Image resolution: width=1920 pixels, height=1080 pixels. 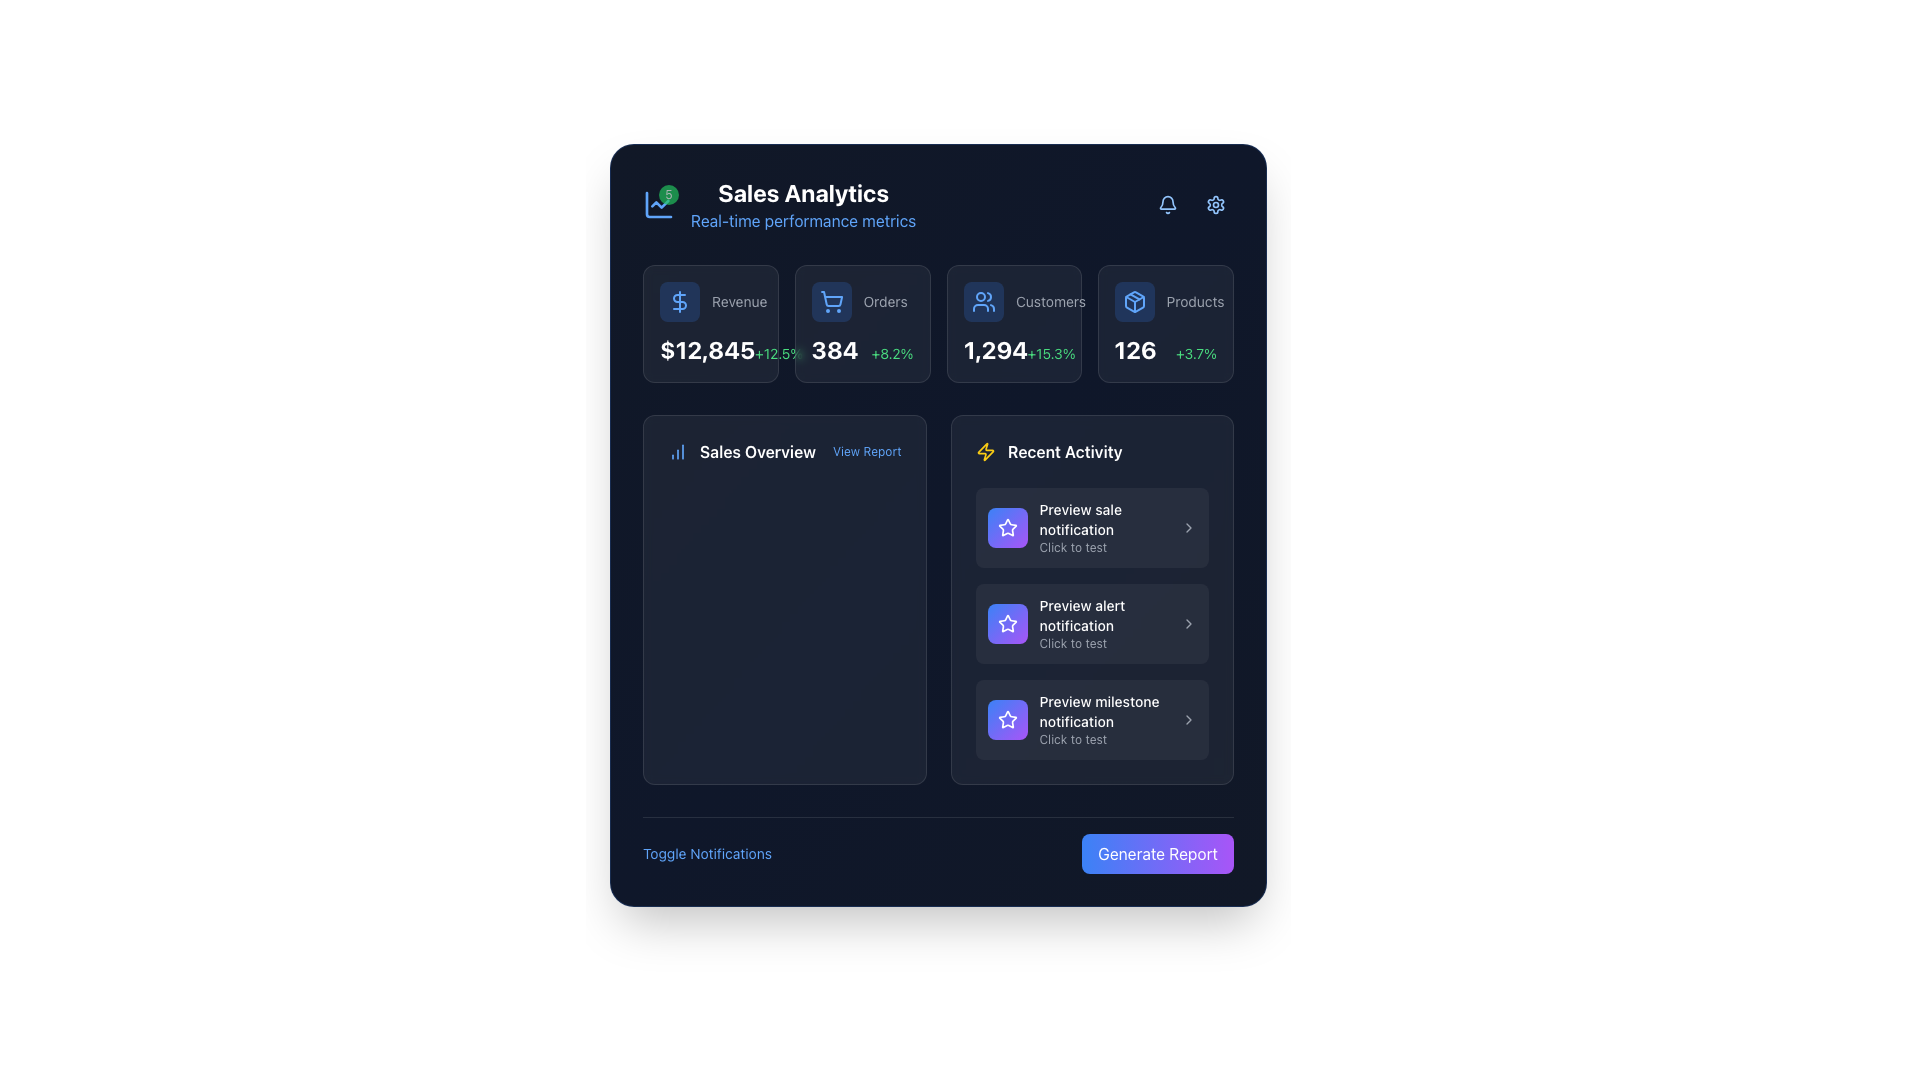 What do you see at coordinates (677, 451) in the screenshot?
I see `the icon representing sales performance or analytics, which is the first element in the 'Sales Overview' section, located in the top-left area of the interface` at bounding box center [677, 451].